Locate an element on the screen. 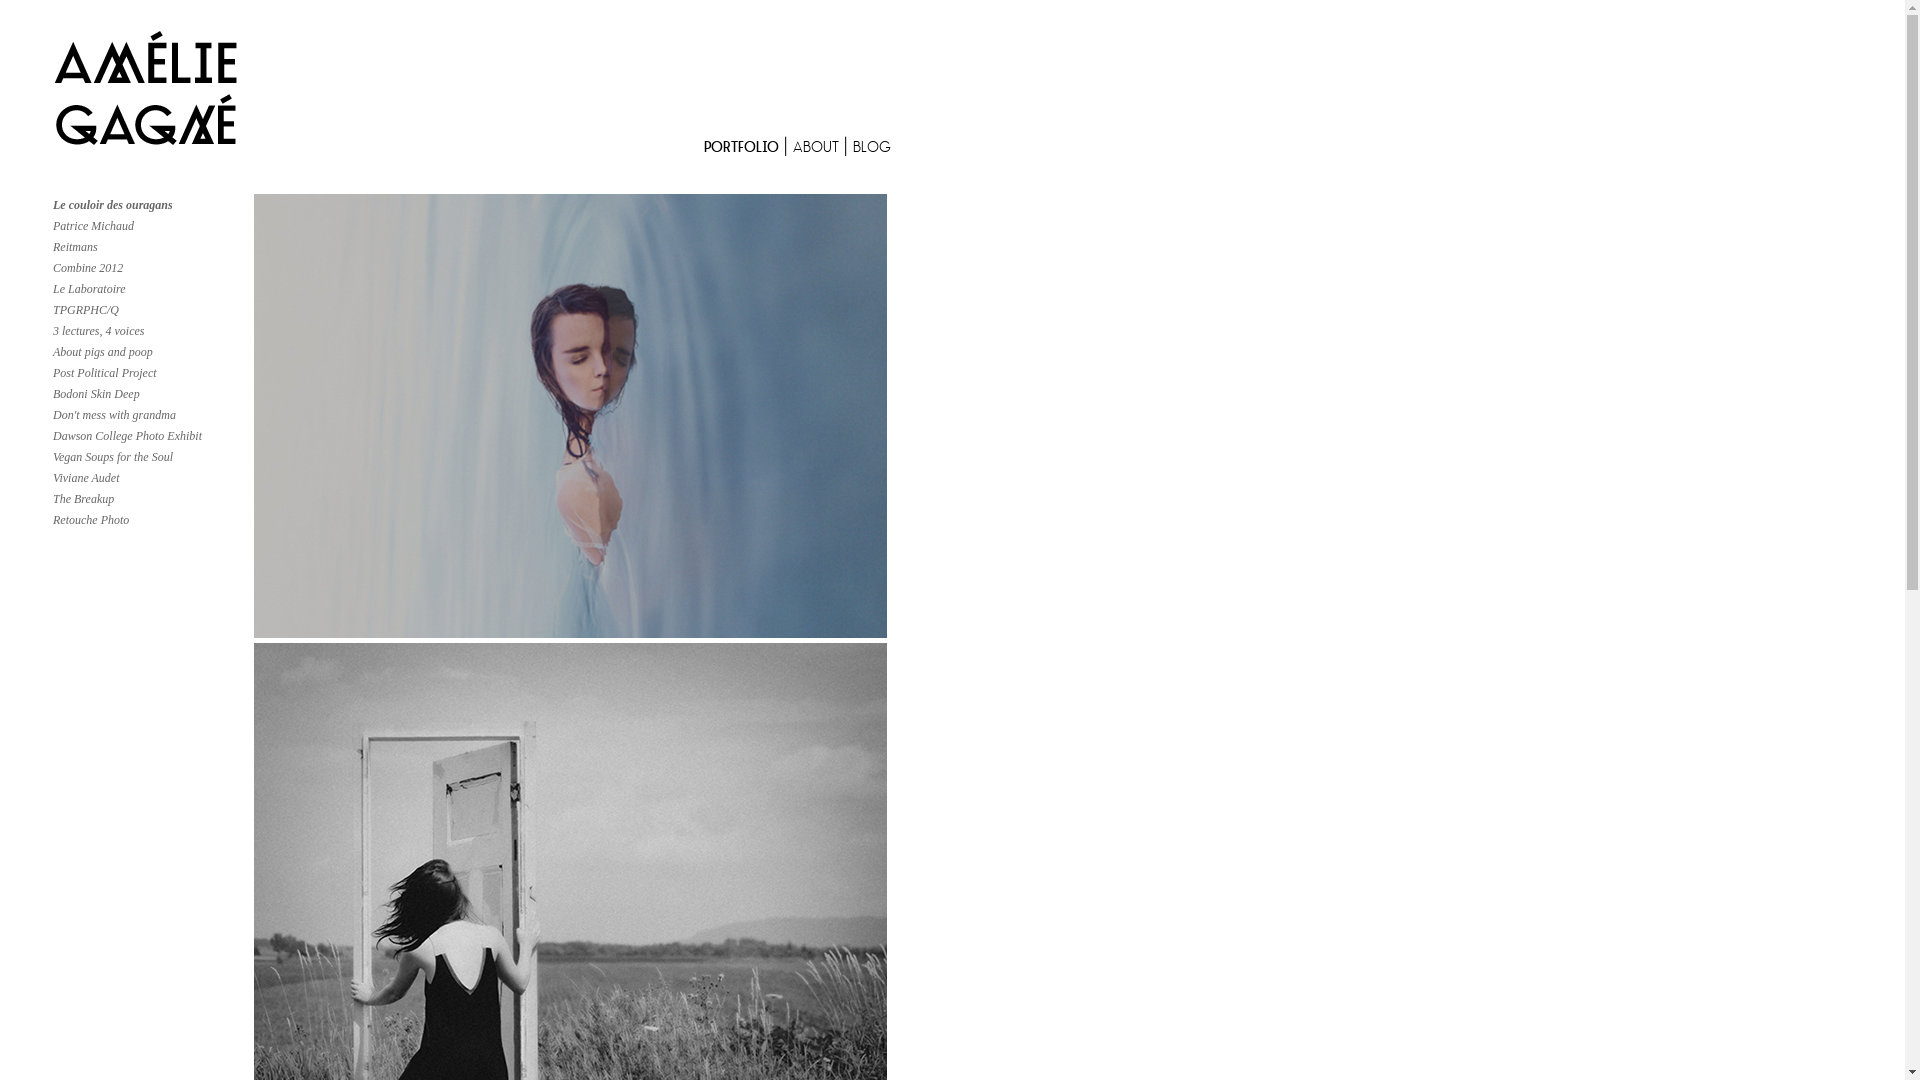 Image resolution: width=1920 pixels, height=1080 pixels. 'Don't mess with grandma' is located at coordinates (52, 414).